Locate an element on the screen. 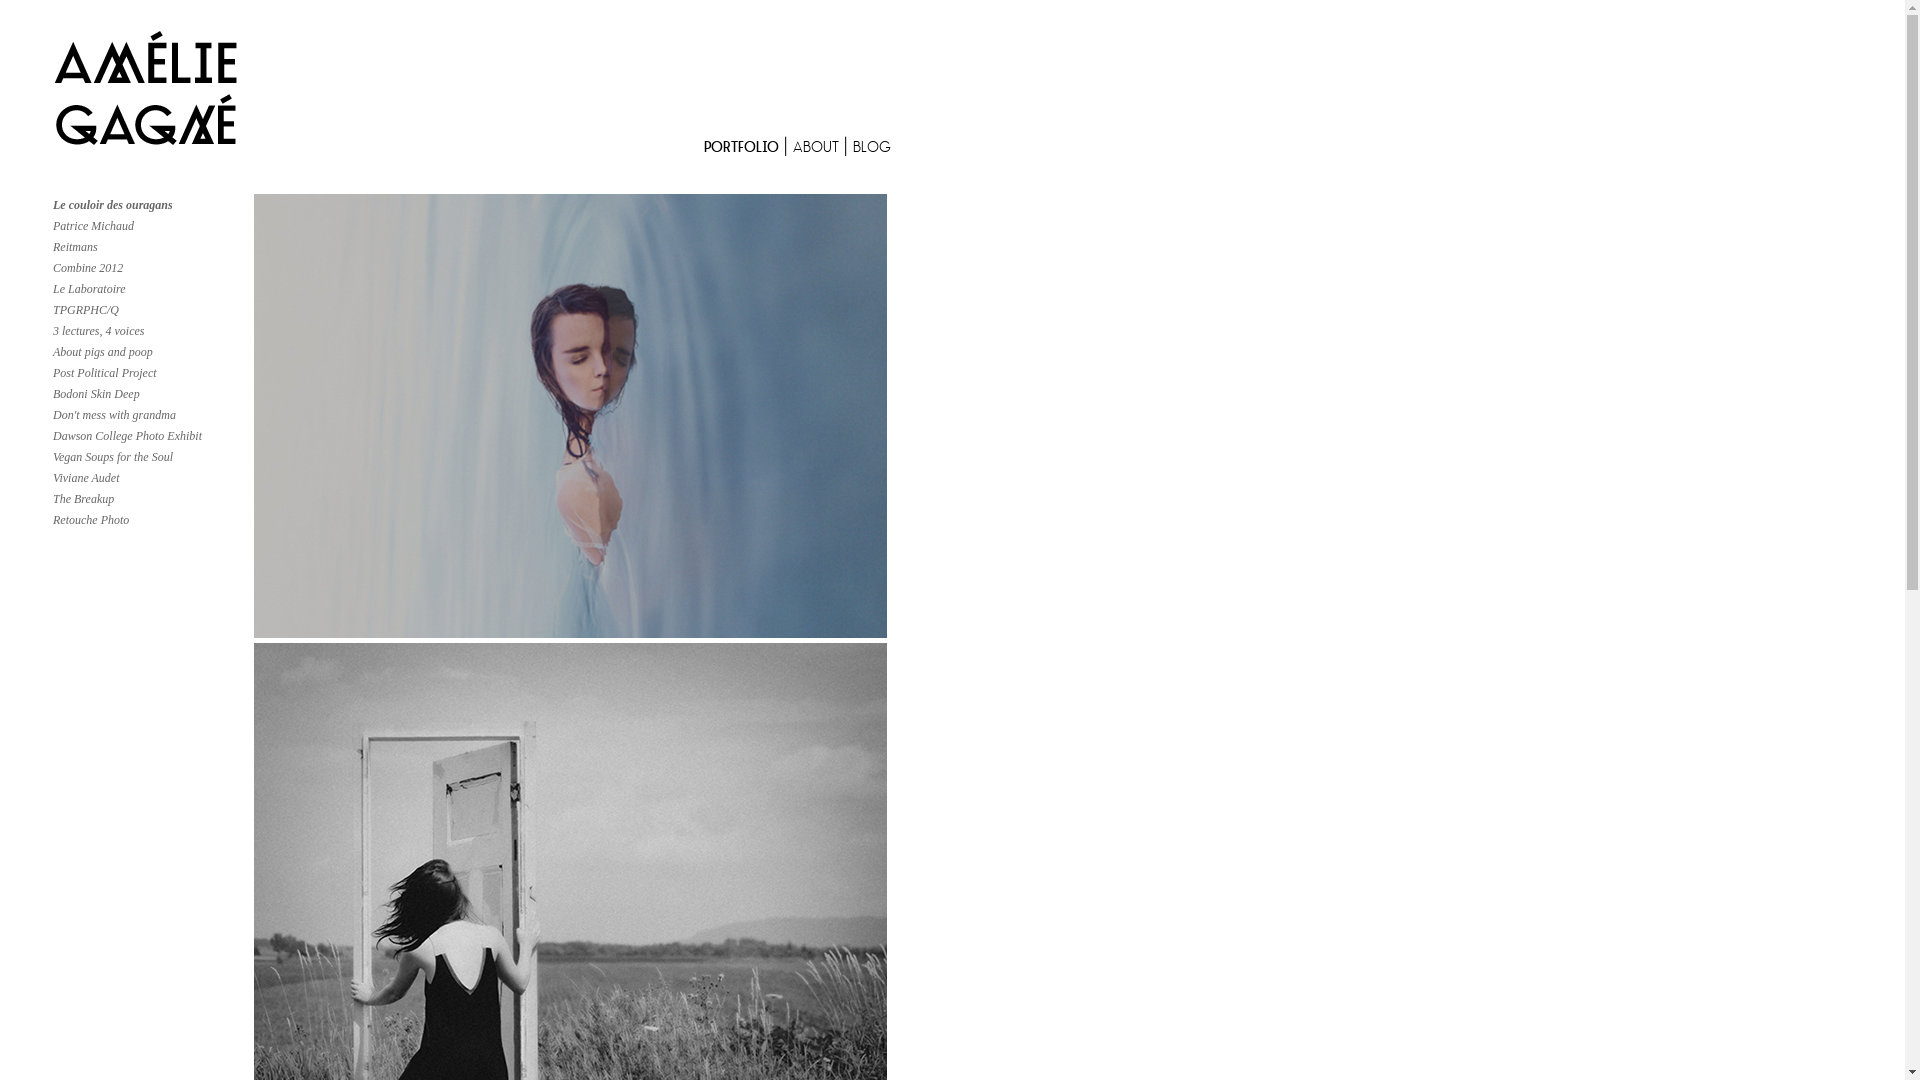 Image resolution: width=1920 pixels, height=1080 pixels. 'Don't mess with grandma' is located at coordinates (52, 414).